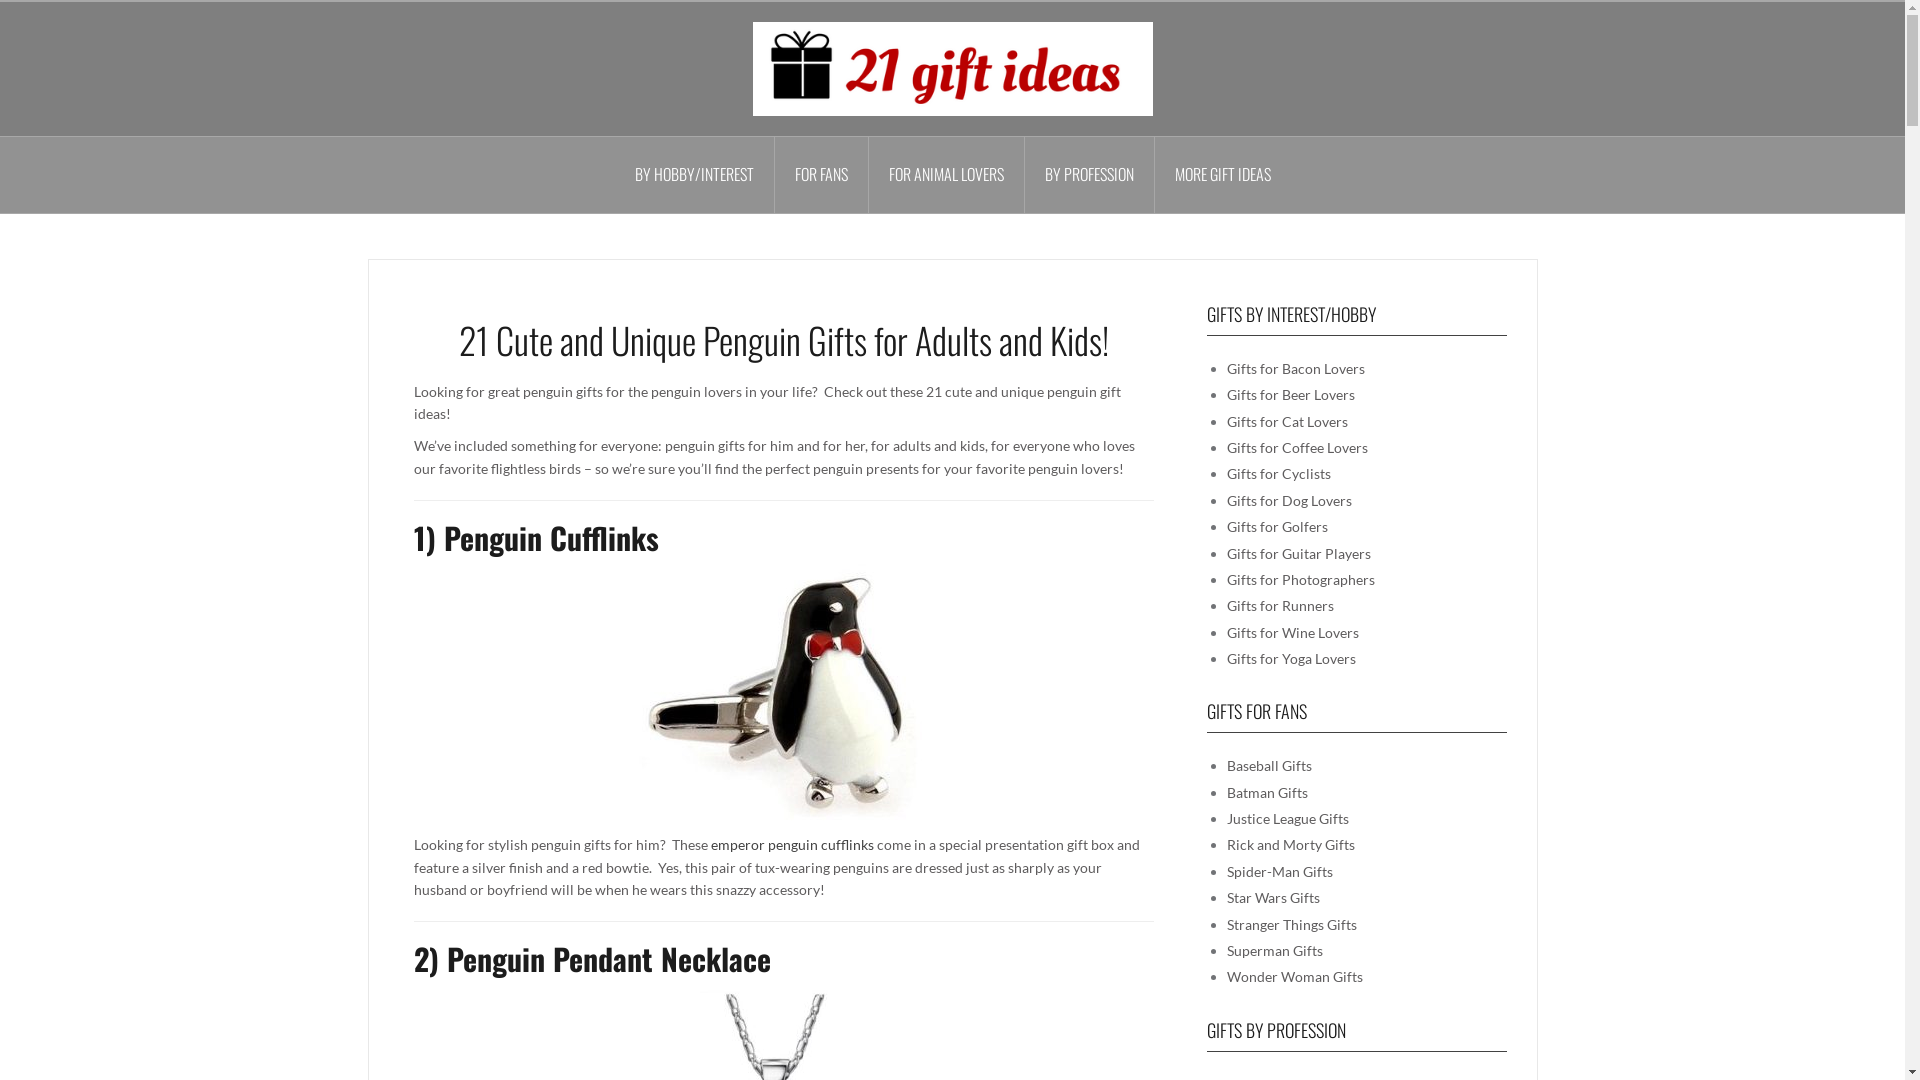  I want to click on 'Gifts for Yoga Lovers', so click(1290, 658).